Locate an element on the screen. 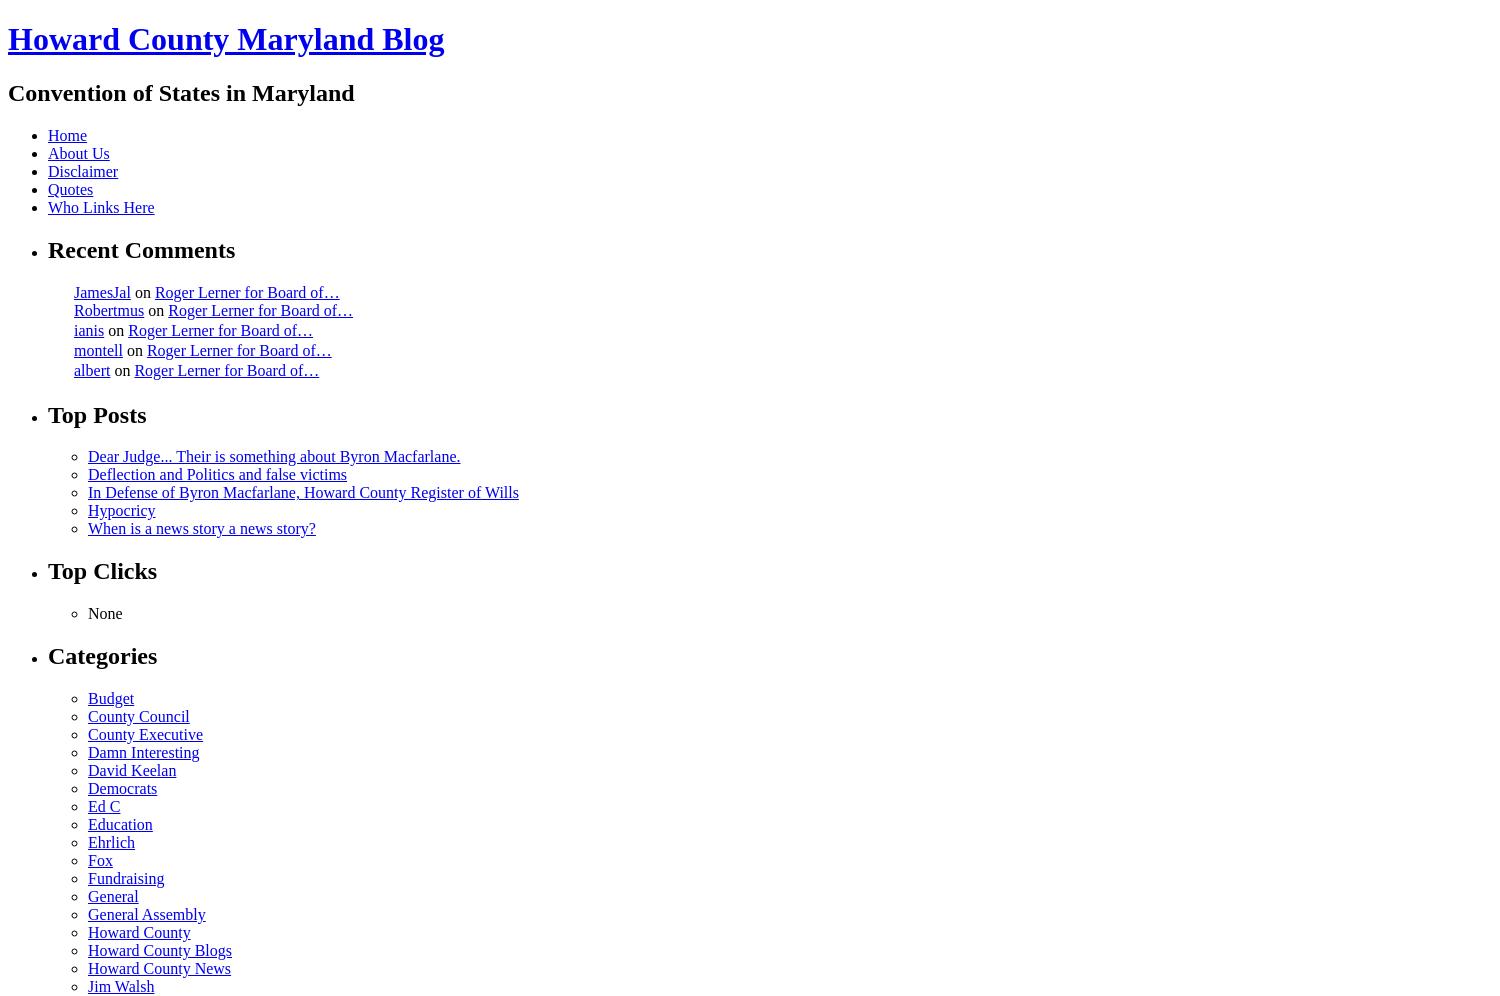 The image size is (1500, 996). 'Convention of States in Maryland' is located at coordinates (7, 92).